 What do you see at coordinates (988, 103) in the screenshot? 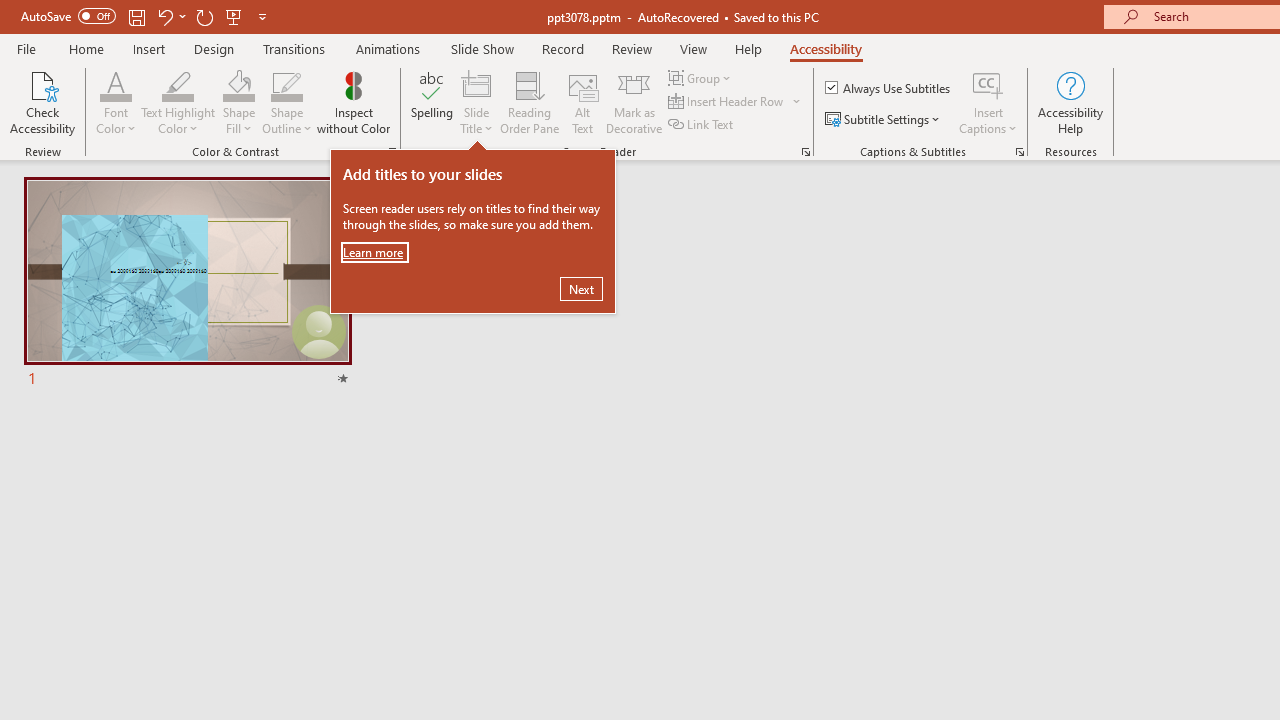
I see `'Insert Captions'` at bounding box center [988, 103].